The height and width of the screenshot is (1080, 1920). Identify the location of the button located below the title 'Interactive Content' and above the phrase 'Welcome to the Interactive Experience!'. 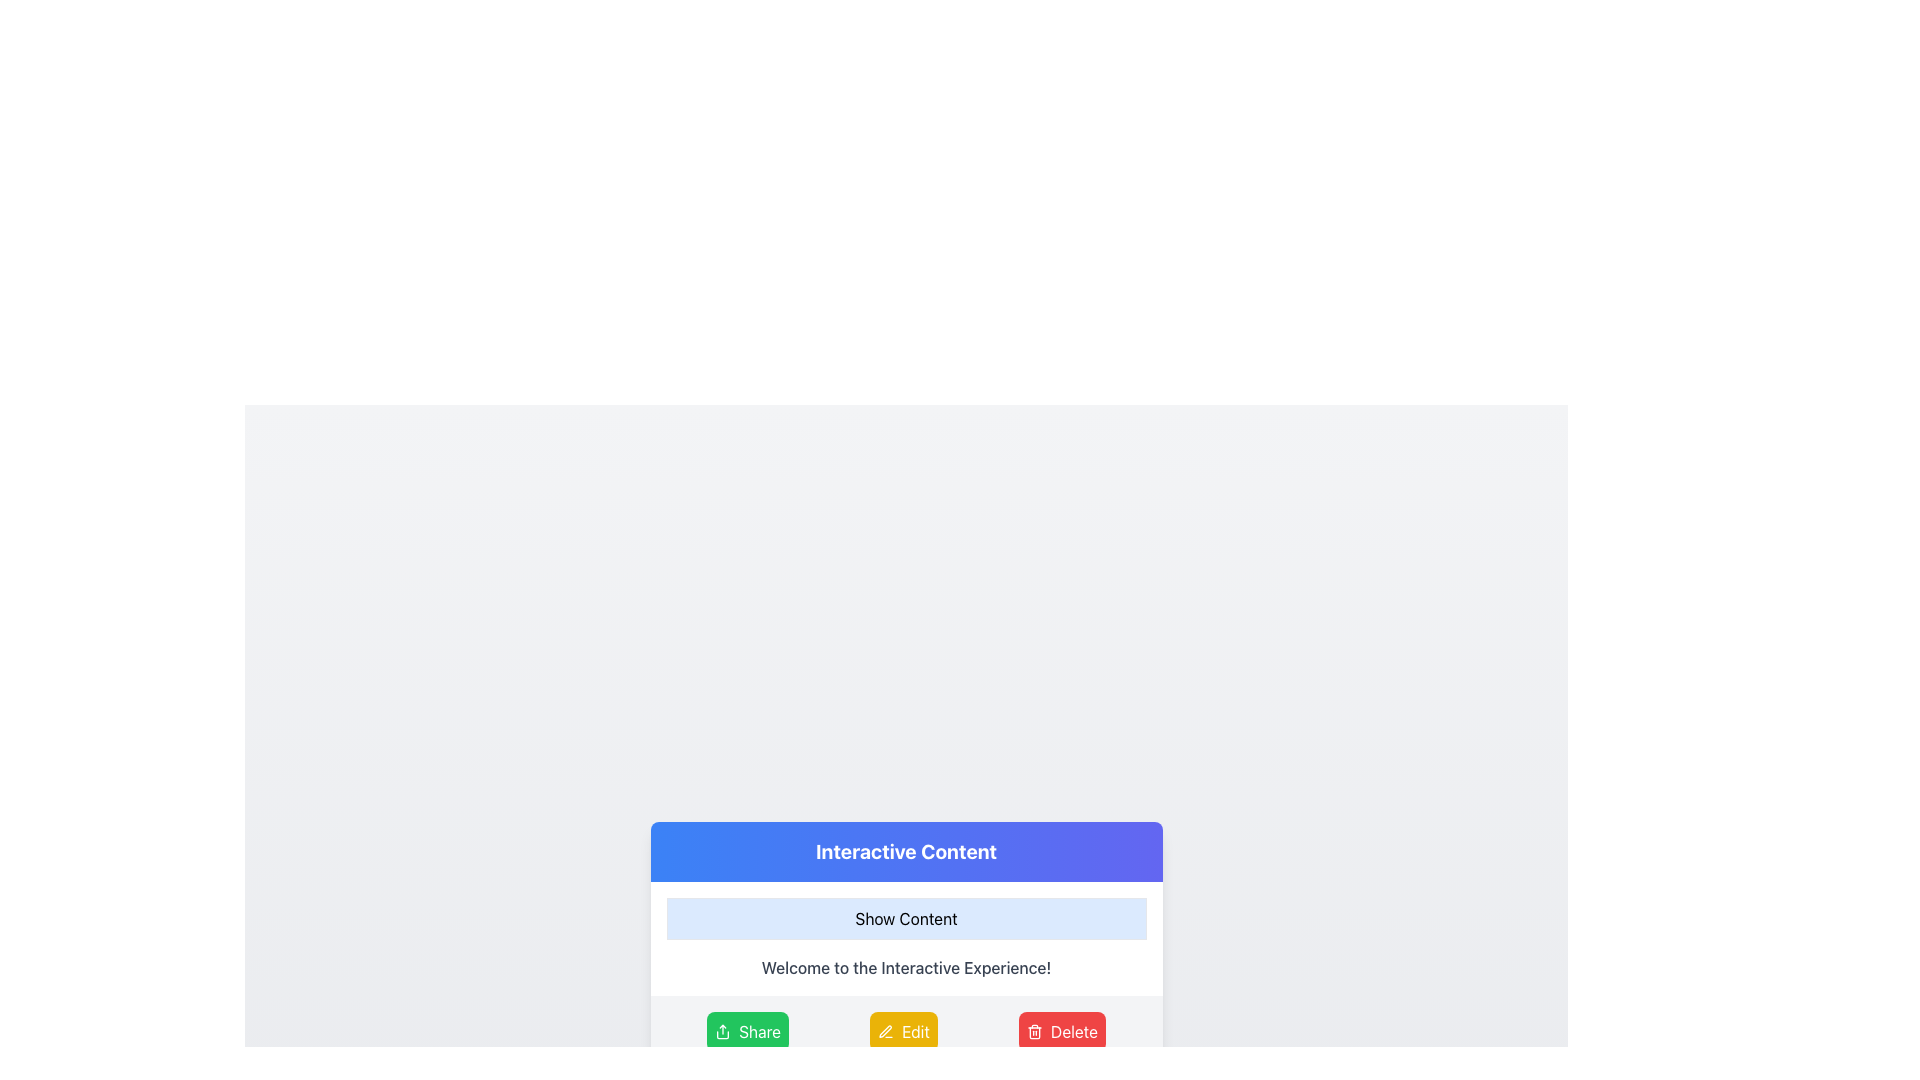
(905, 918).